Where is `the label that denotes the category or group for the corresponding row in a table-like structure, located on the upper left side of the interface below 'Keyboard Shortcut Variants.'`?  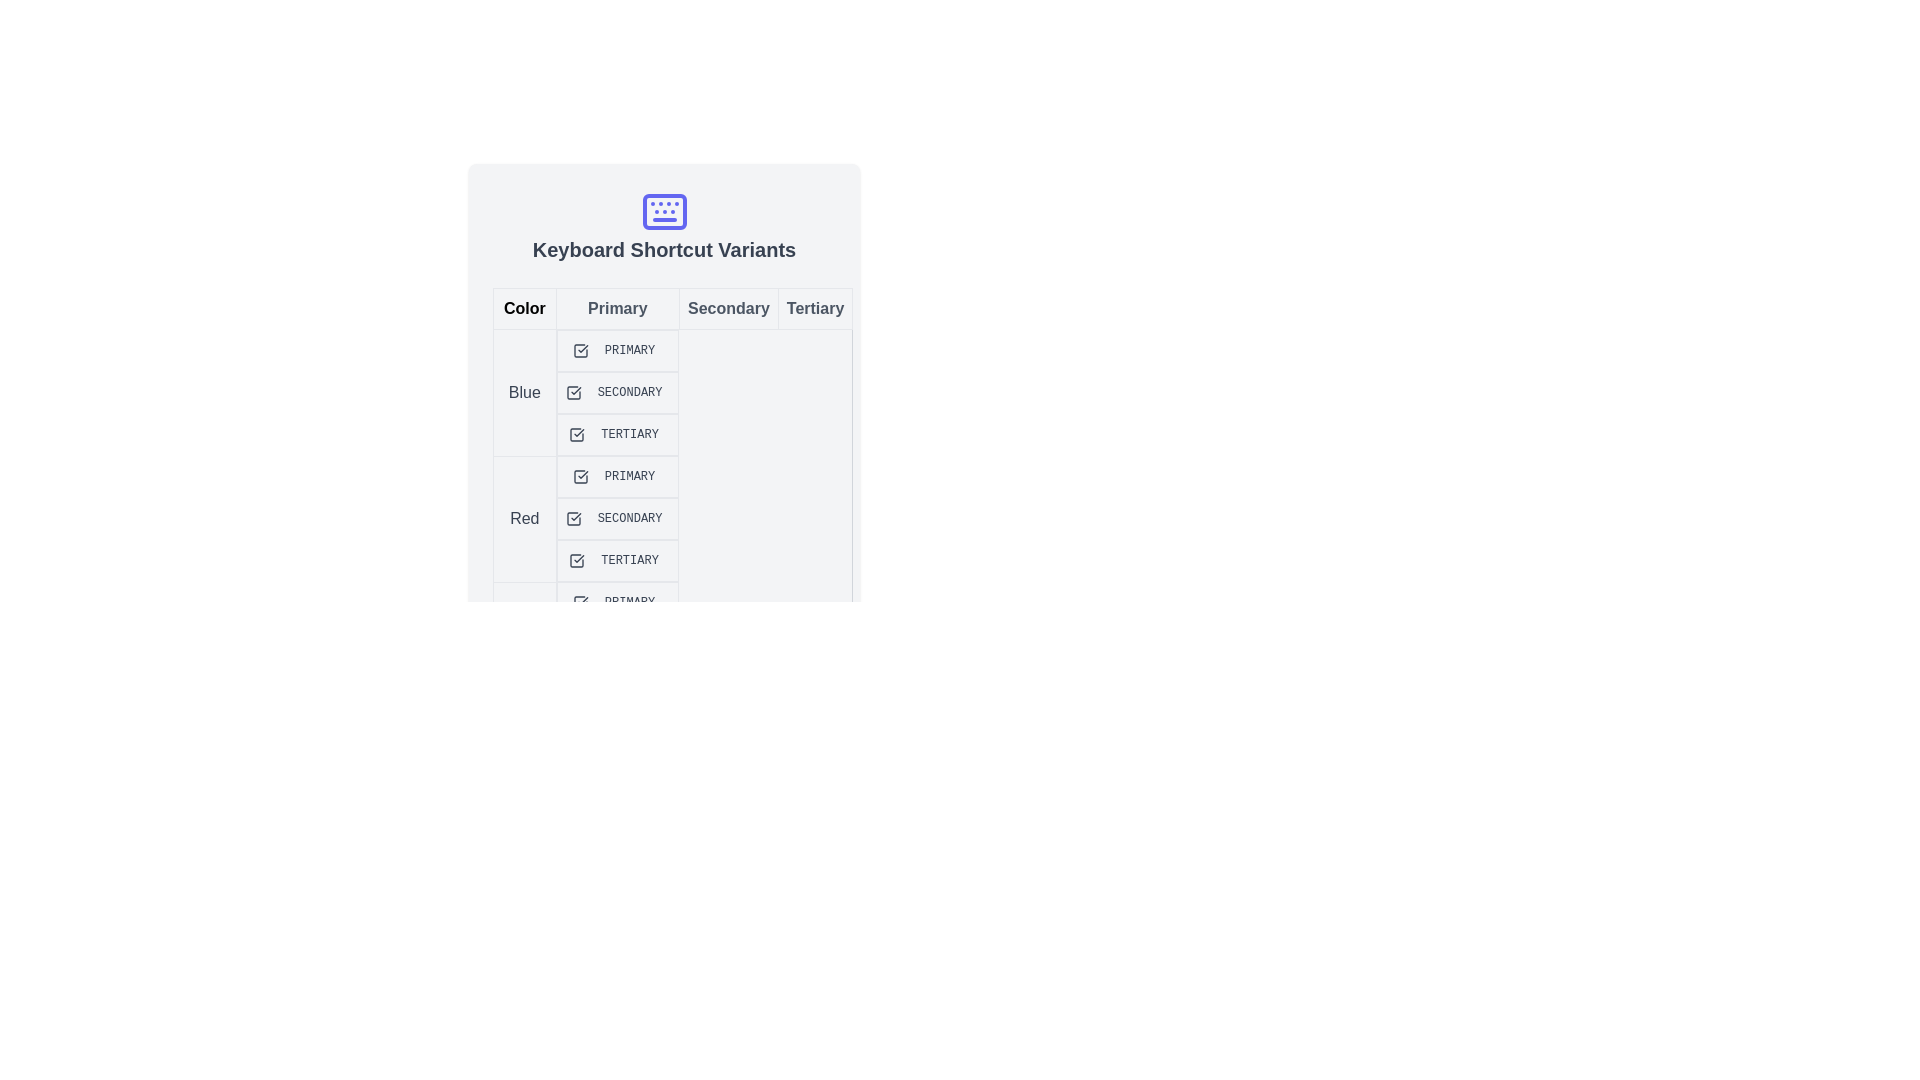
the label that denotes the category or group for the corresponding row in a table-like structure, located on the upper left side of the interface below 'Keyboard Shortcut Variants.' is located at coordinates (524, 308).